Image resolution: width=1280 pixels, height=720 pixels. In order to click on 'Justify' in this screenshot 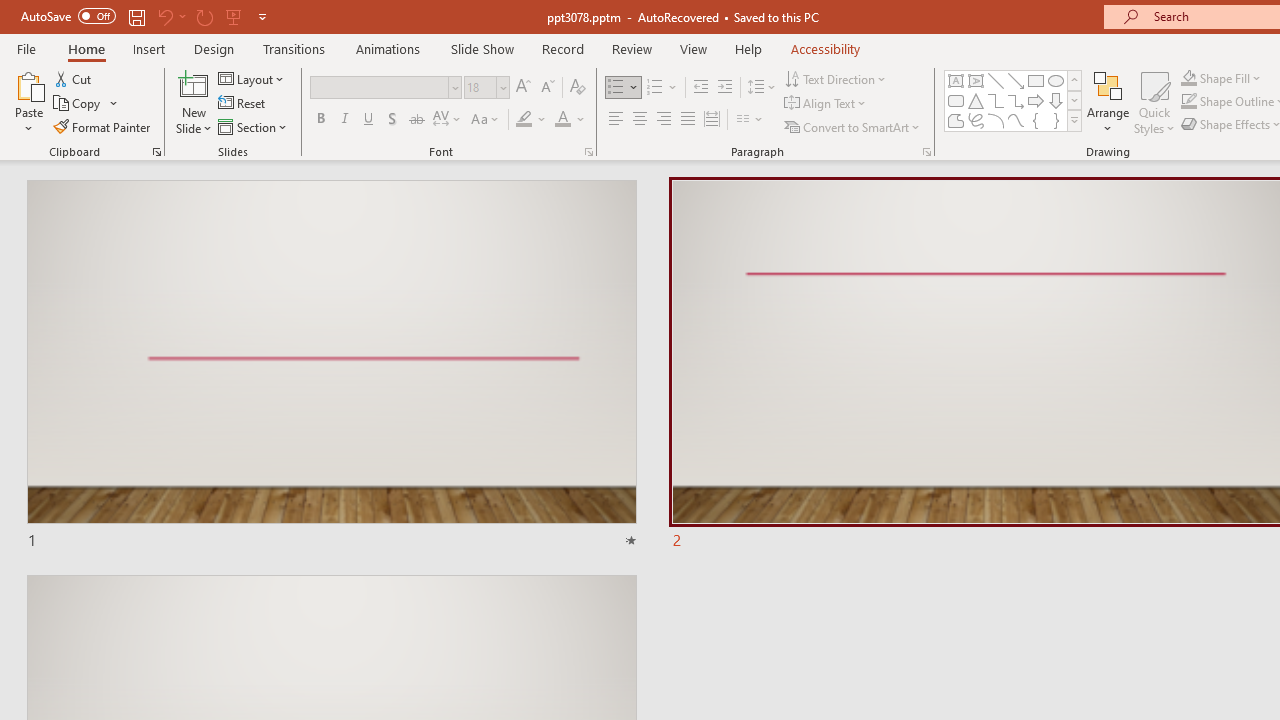, I will do `click(688, 119)`.